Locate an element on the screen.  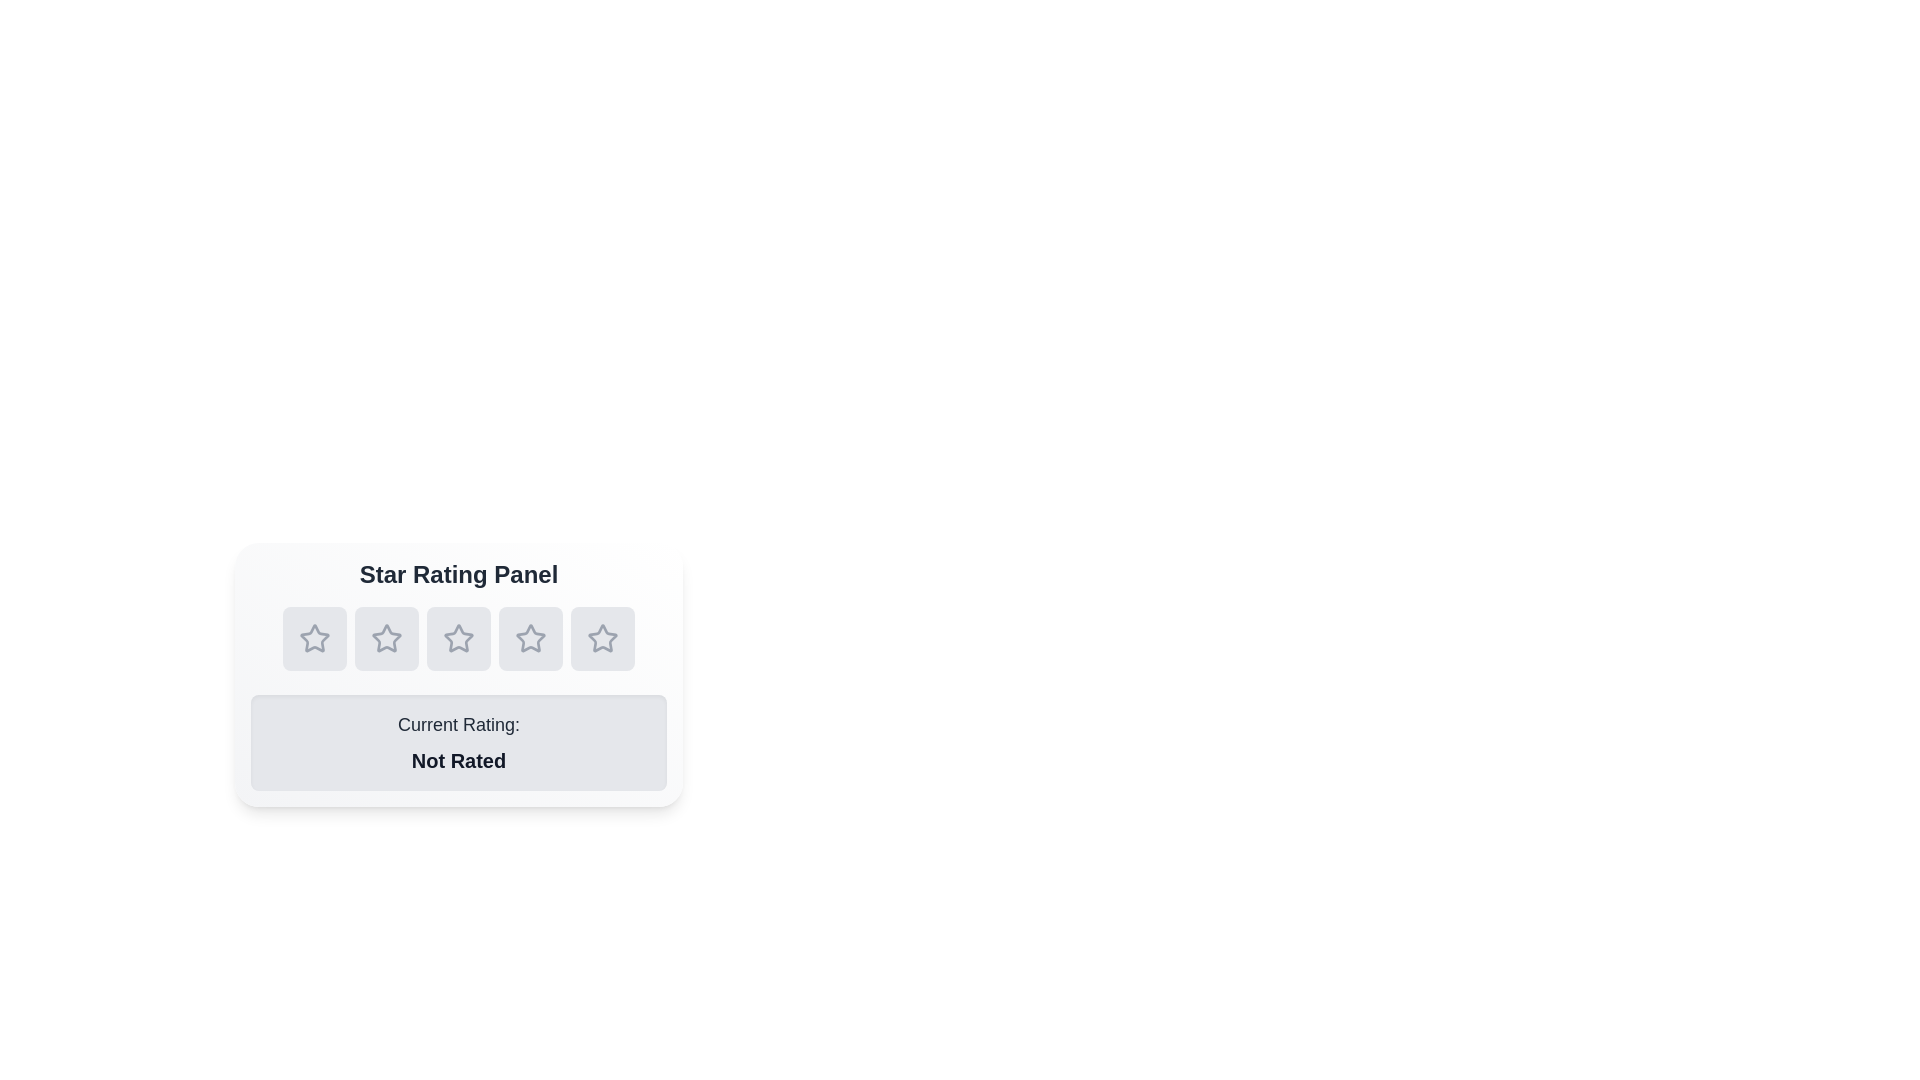
the fourth star icon in the Star Rating Panel is located at coordinates (531, 638).